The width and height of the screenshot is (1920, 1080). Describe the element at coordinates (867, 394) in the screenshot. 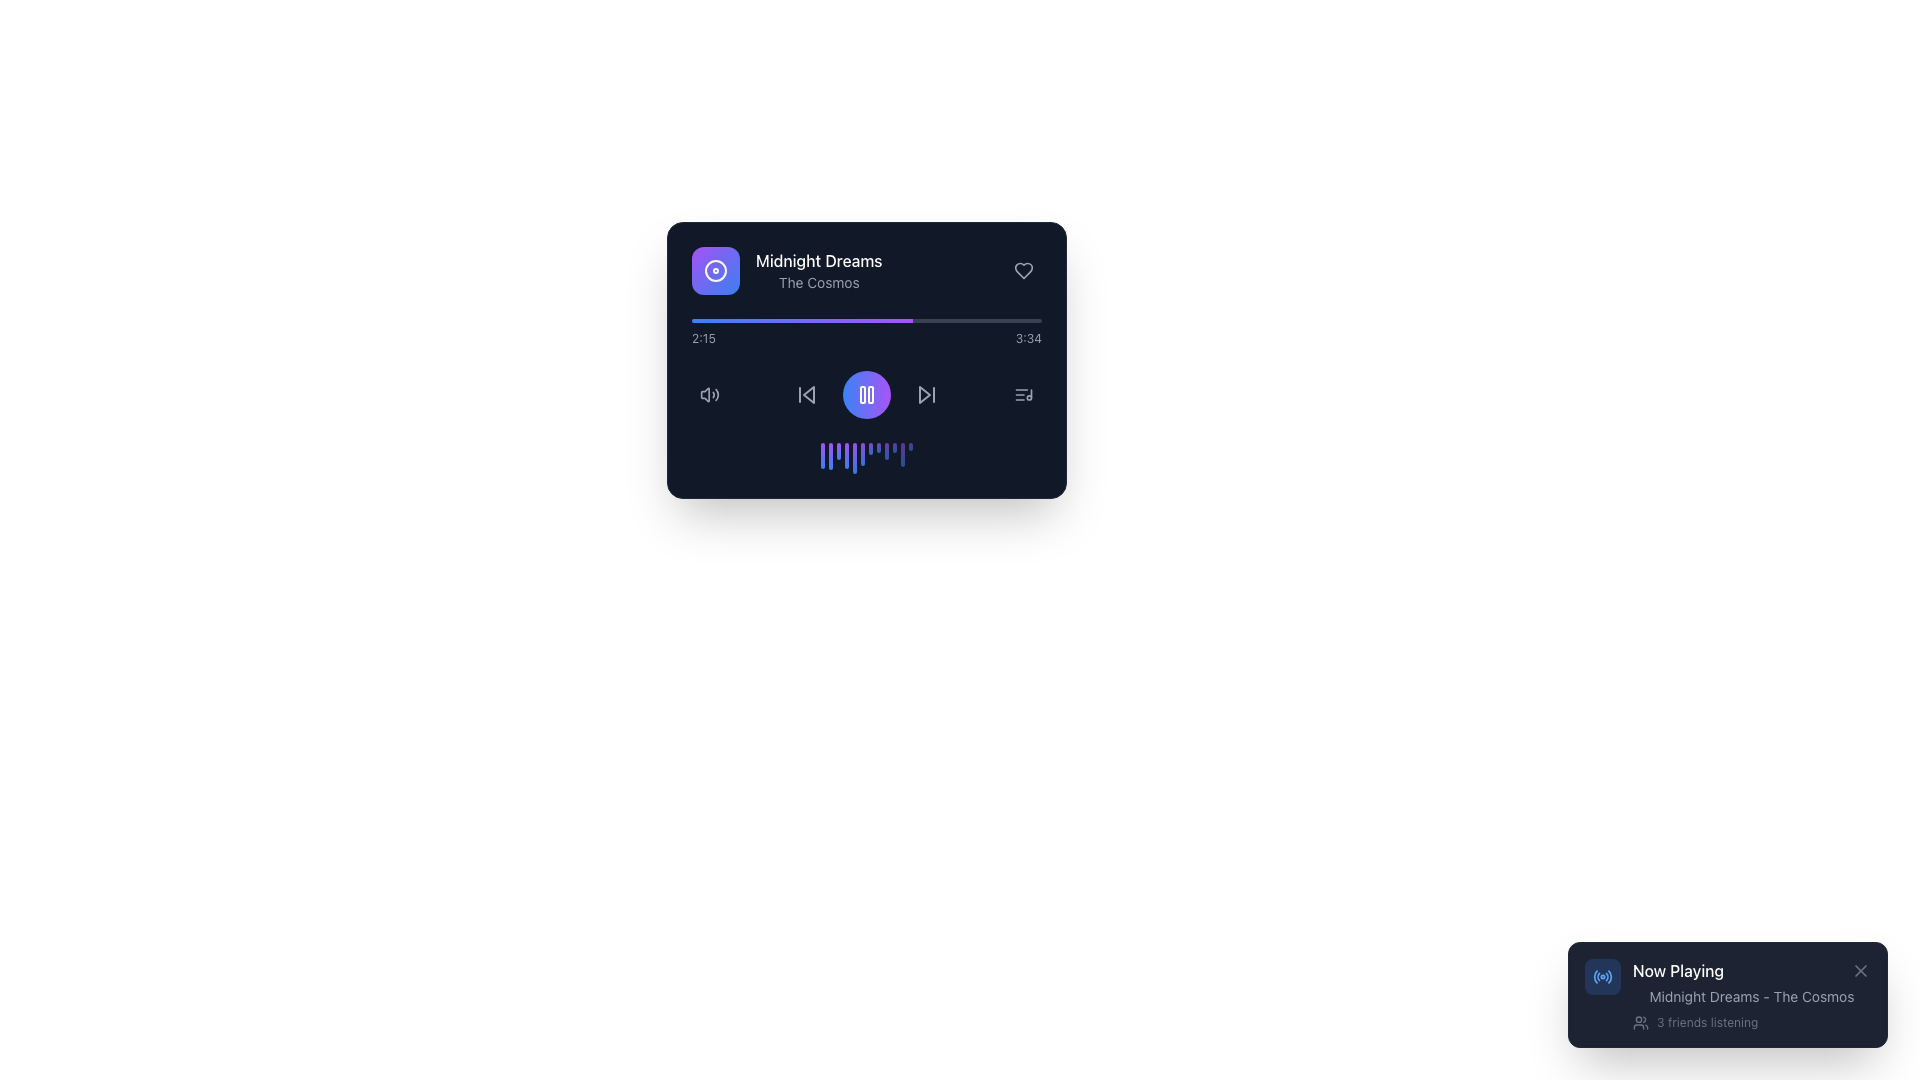

I see `the pause button icon located at the bottom middle of the music player interface` at that location.